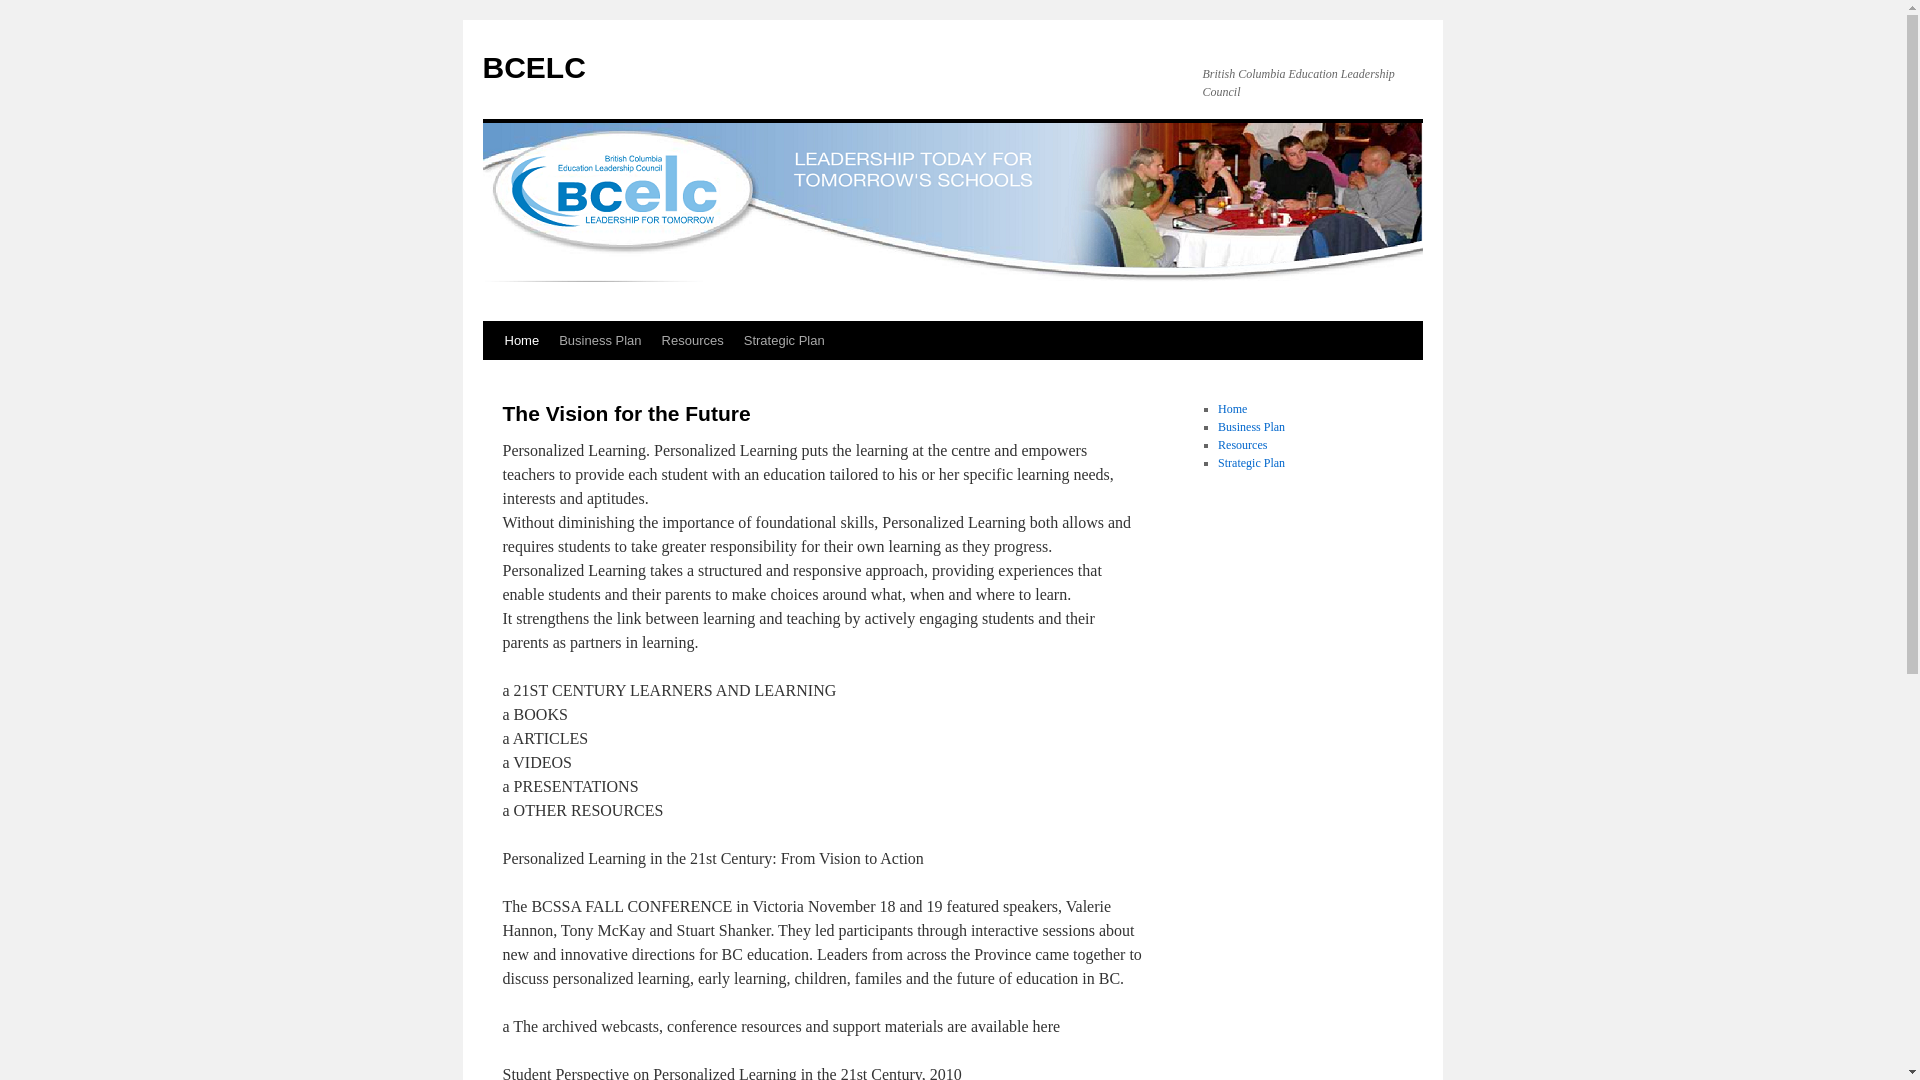  I want to click on 'Business Plan', so click(1250, 426).